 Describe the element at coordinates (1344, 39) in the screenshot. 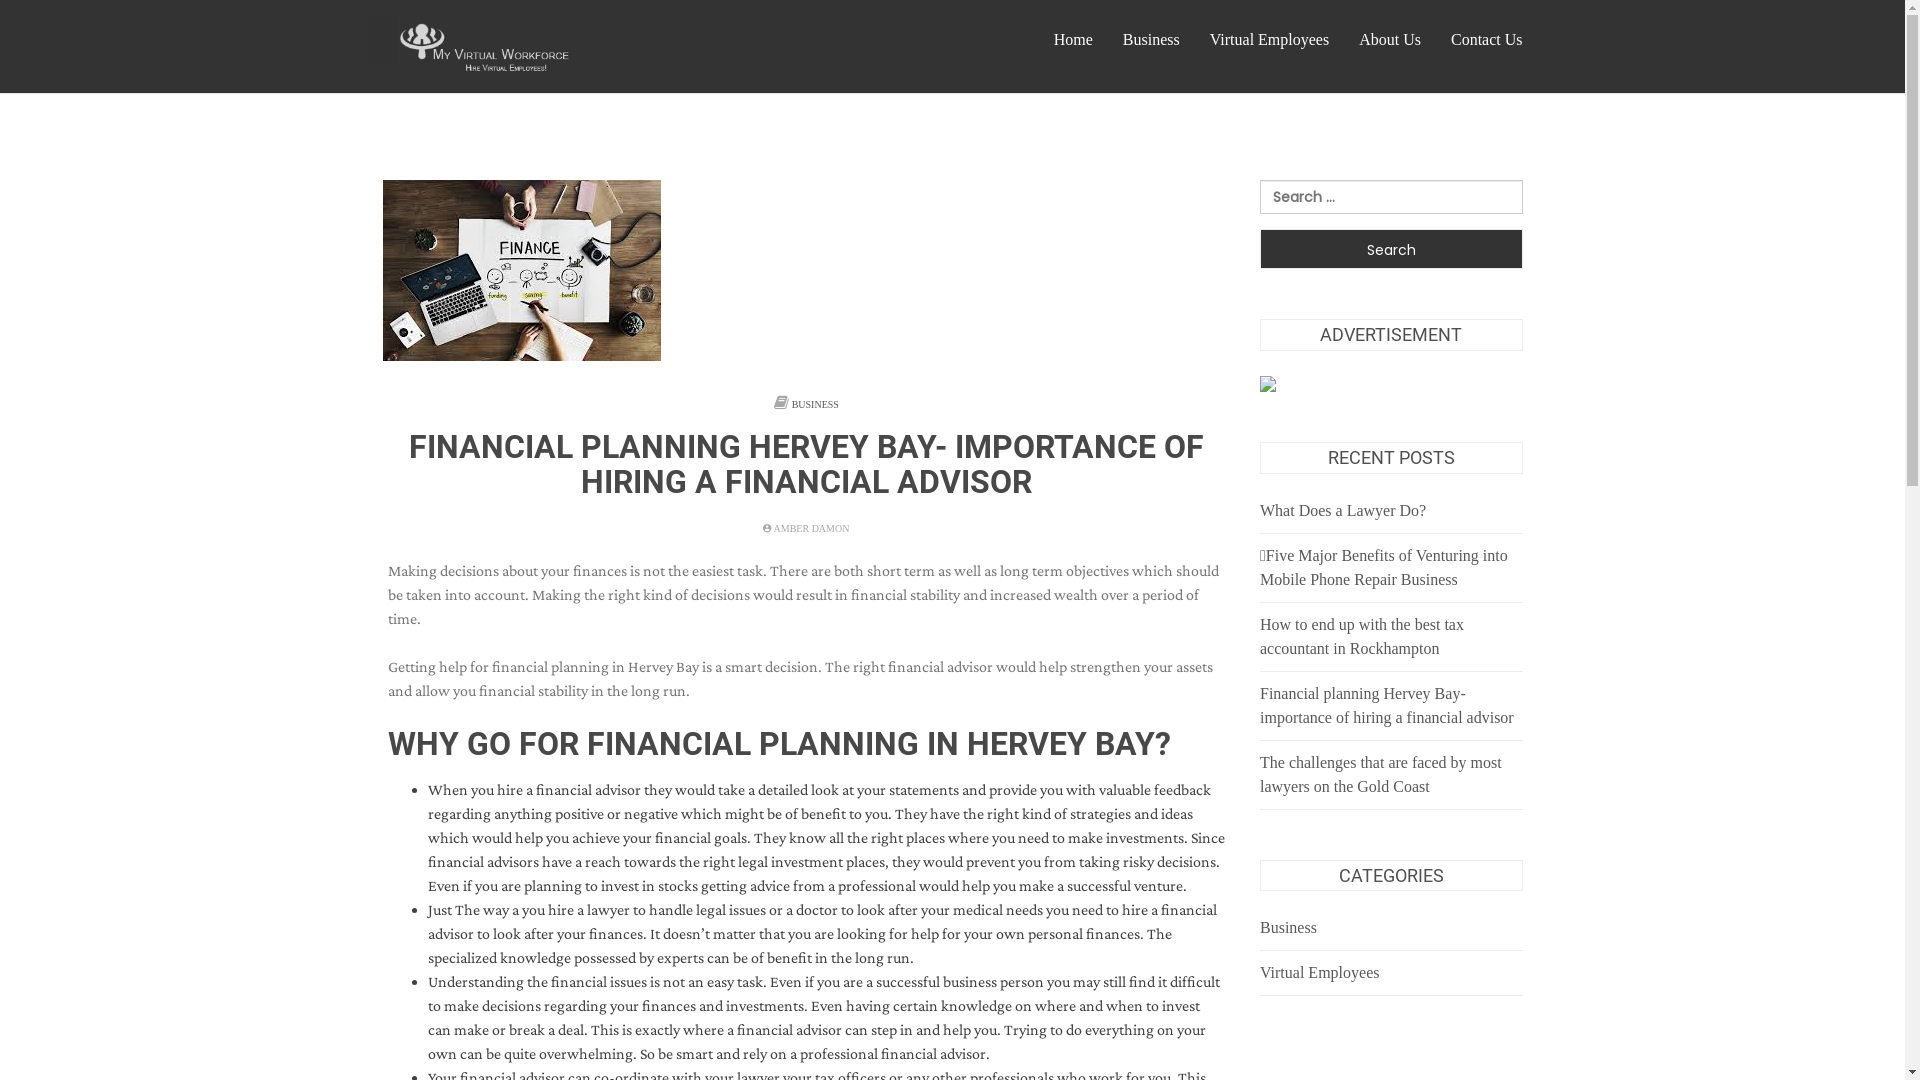

I see `'About Us'` at that location.